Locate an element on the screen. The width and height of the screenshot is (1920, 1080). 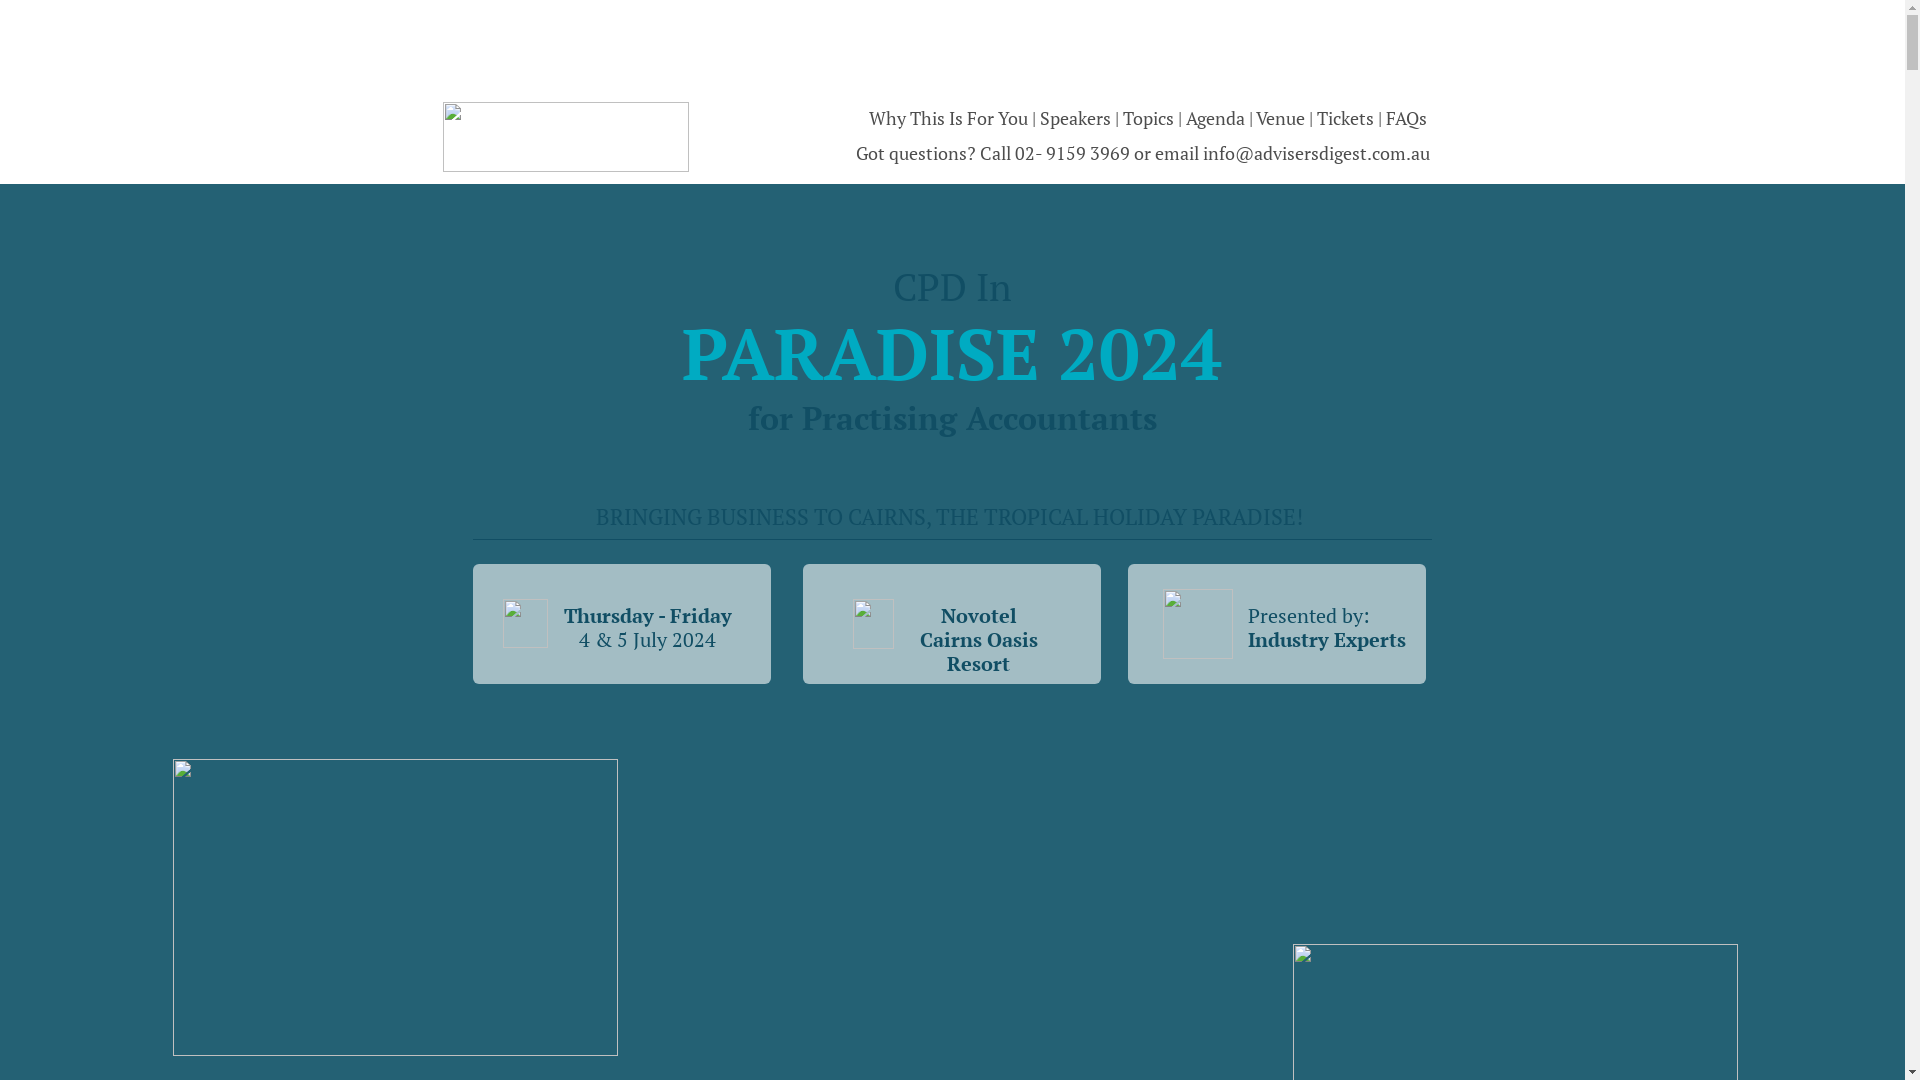
'Speakers' is located at coordinates (1076, 118).